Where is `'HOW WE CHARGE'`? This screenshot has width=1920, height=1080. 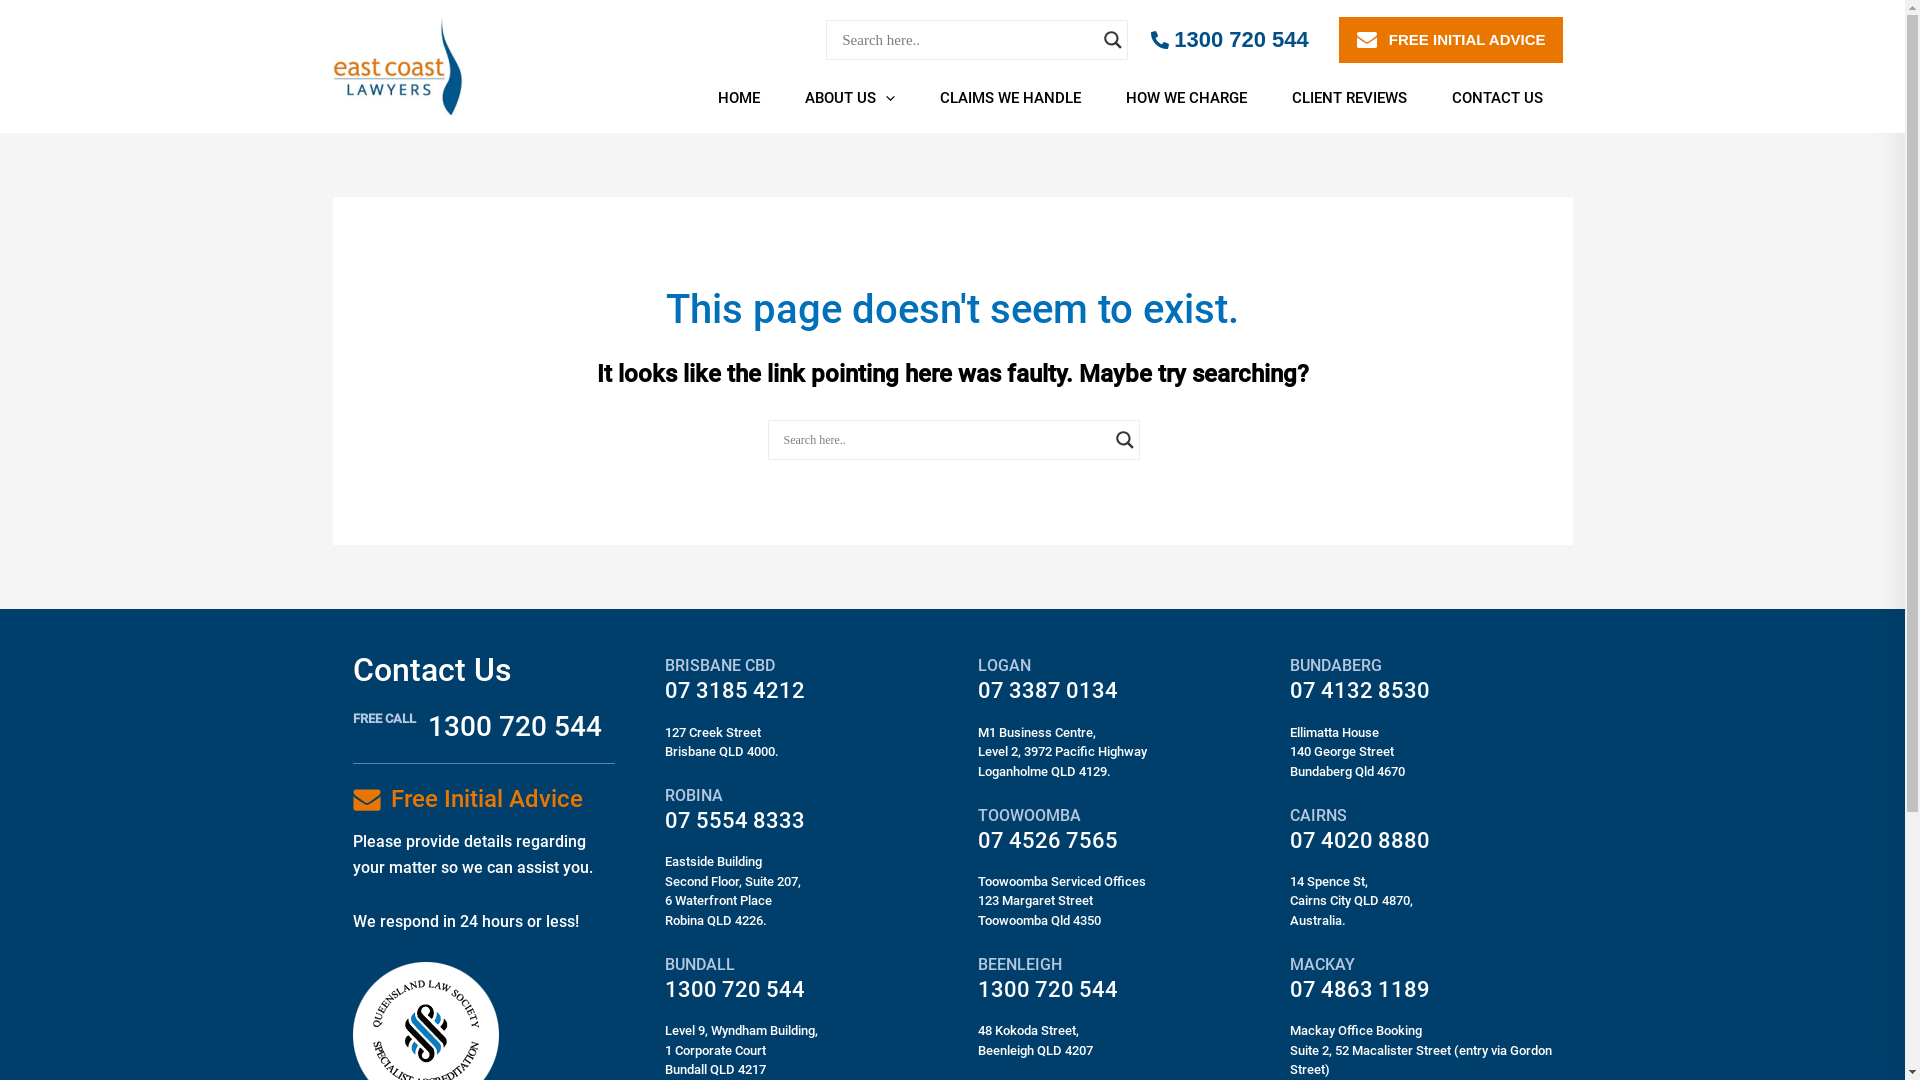 'HOW WE CHARGE' is located at coordinates (1193, 97).